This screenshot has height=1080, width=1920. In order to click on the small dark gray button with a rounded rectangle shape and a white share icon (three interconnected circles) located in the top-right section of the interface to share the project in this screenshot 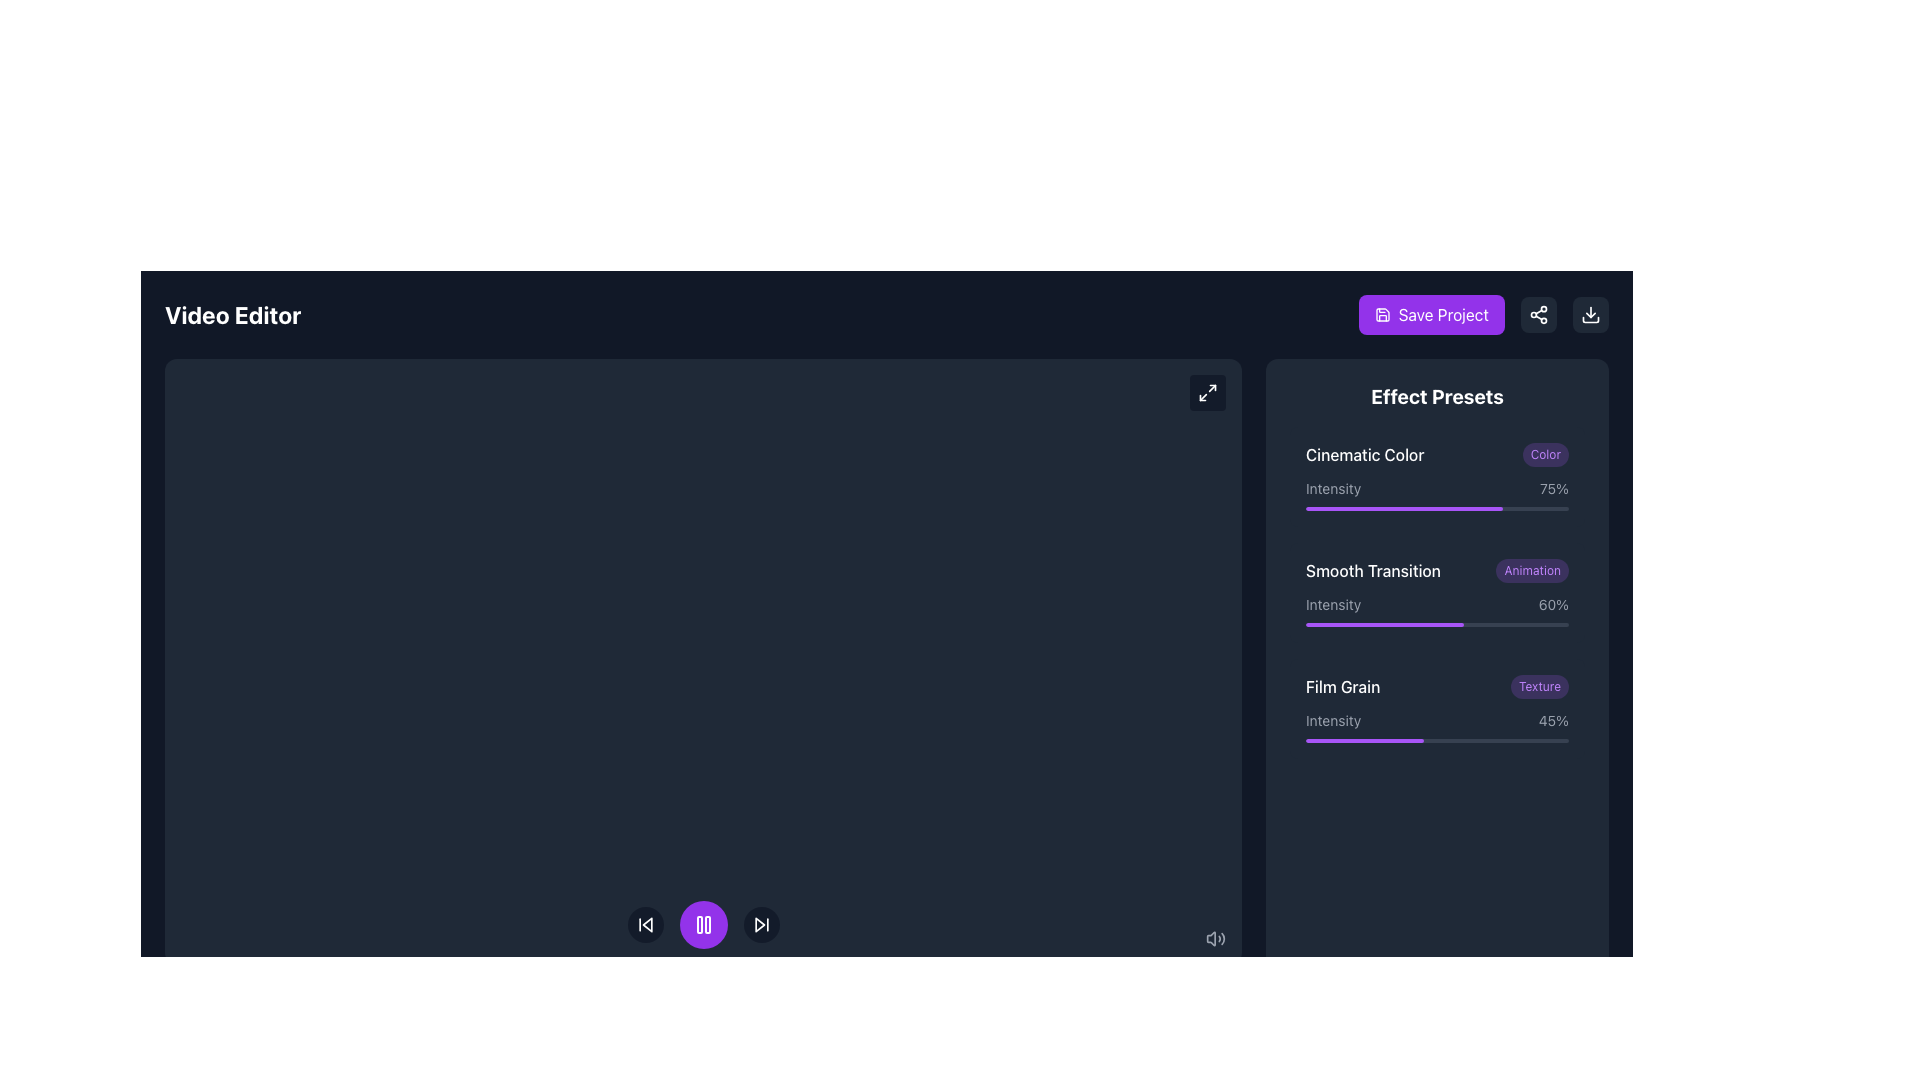, I will do `click(1538, 315)`.